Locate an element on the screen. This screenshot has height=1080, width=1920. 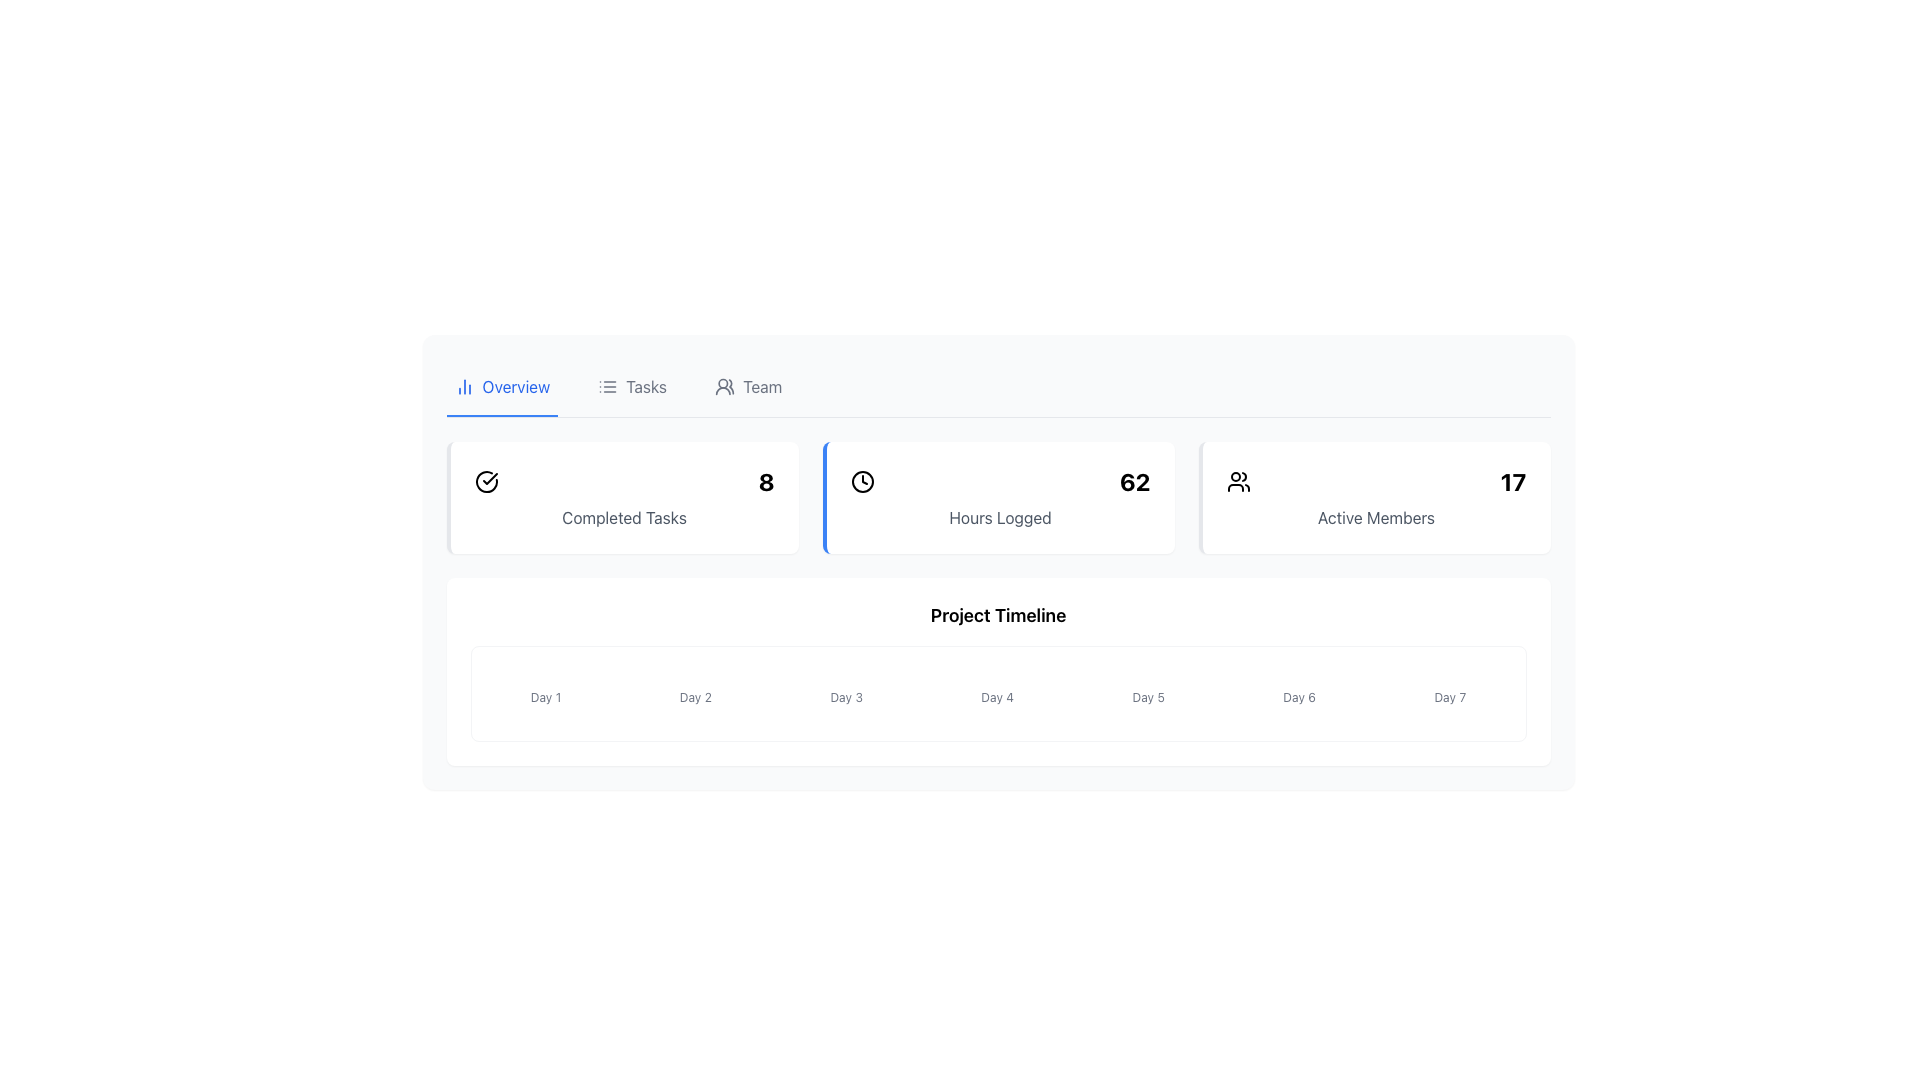
the static text label displaying 'Project Timeline', which serves as a header for the timeline display is located at coordinates (998, 615).